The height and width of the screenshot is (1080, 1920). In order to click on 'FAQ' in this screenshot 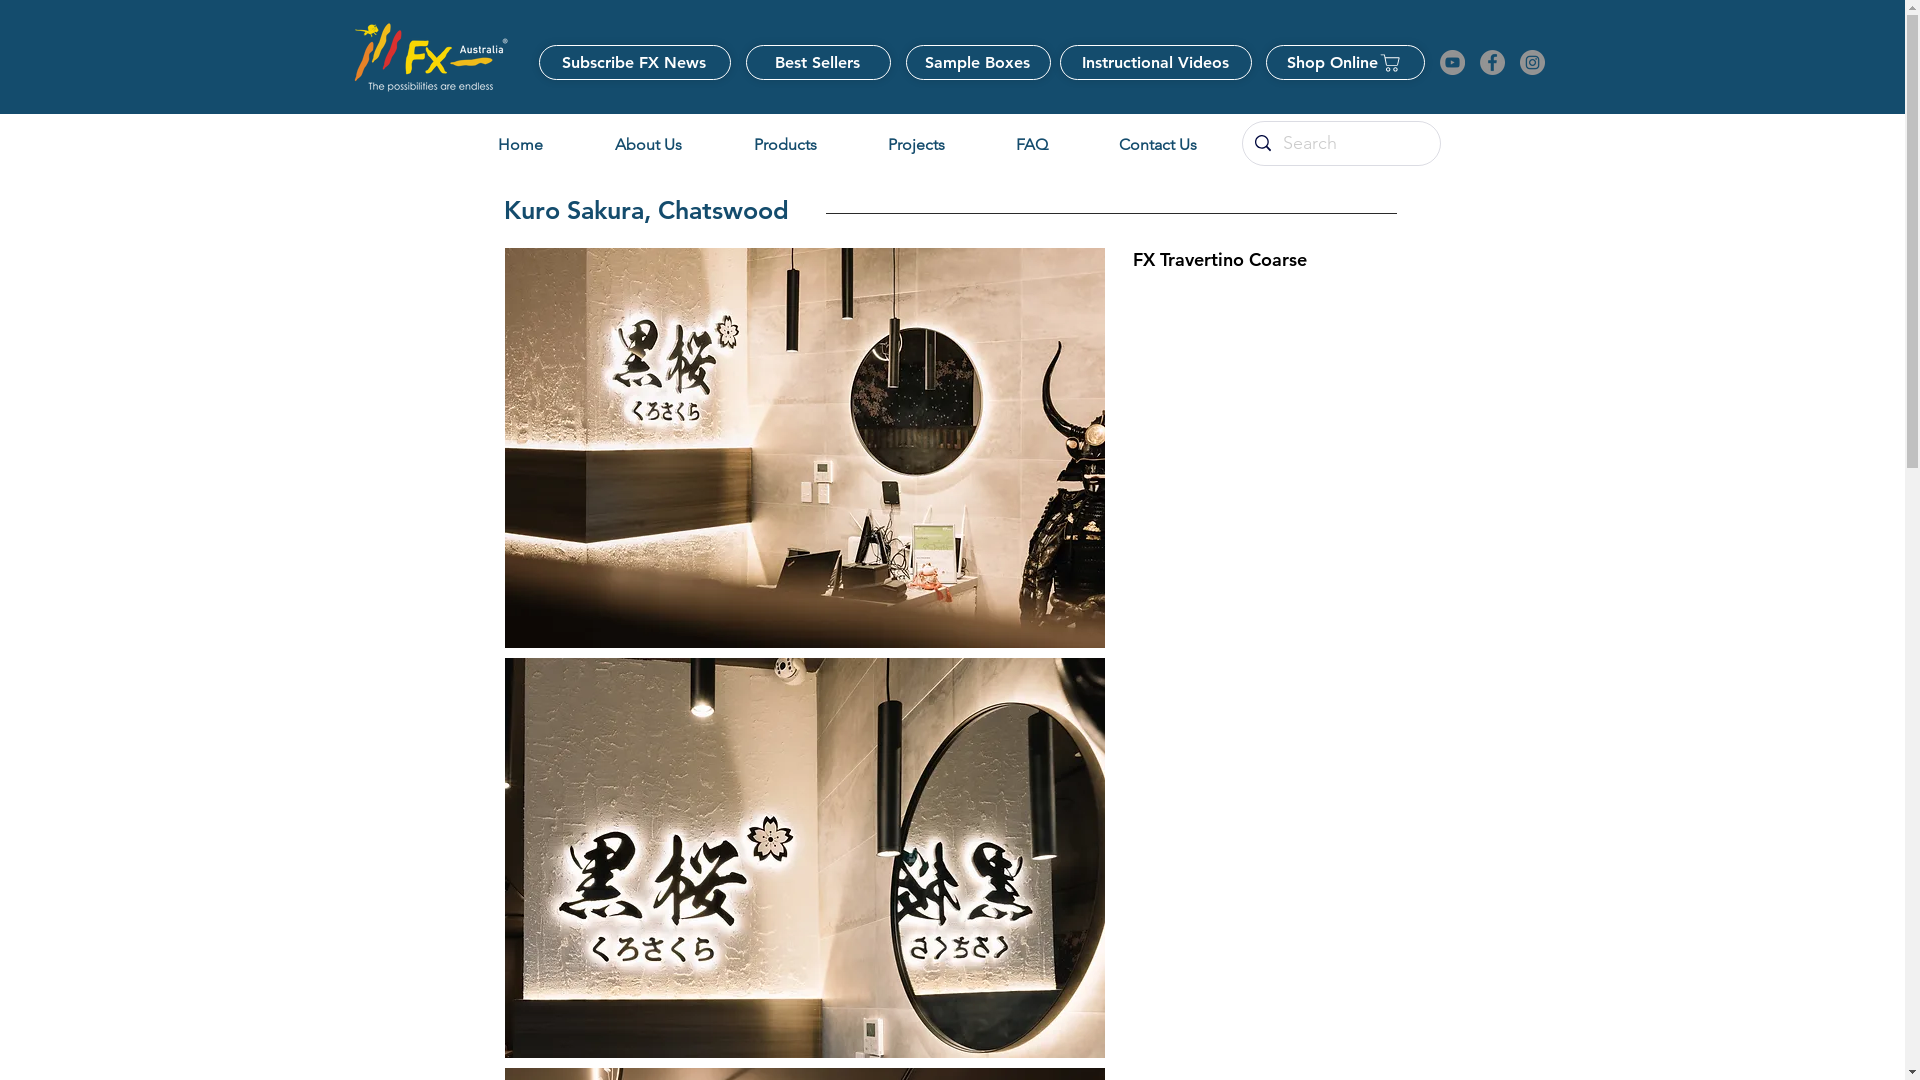, I will do `click(1031, 143)`.